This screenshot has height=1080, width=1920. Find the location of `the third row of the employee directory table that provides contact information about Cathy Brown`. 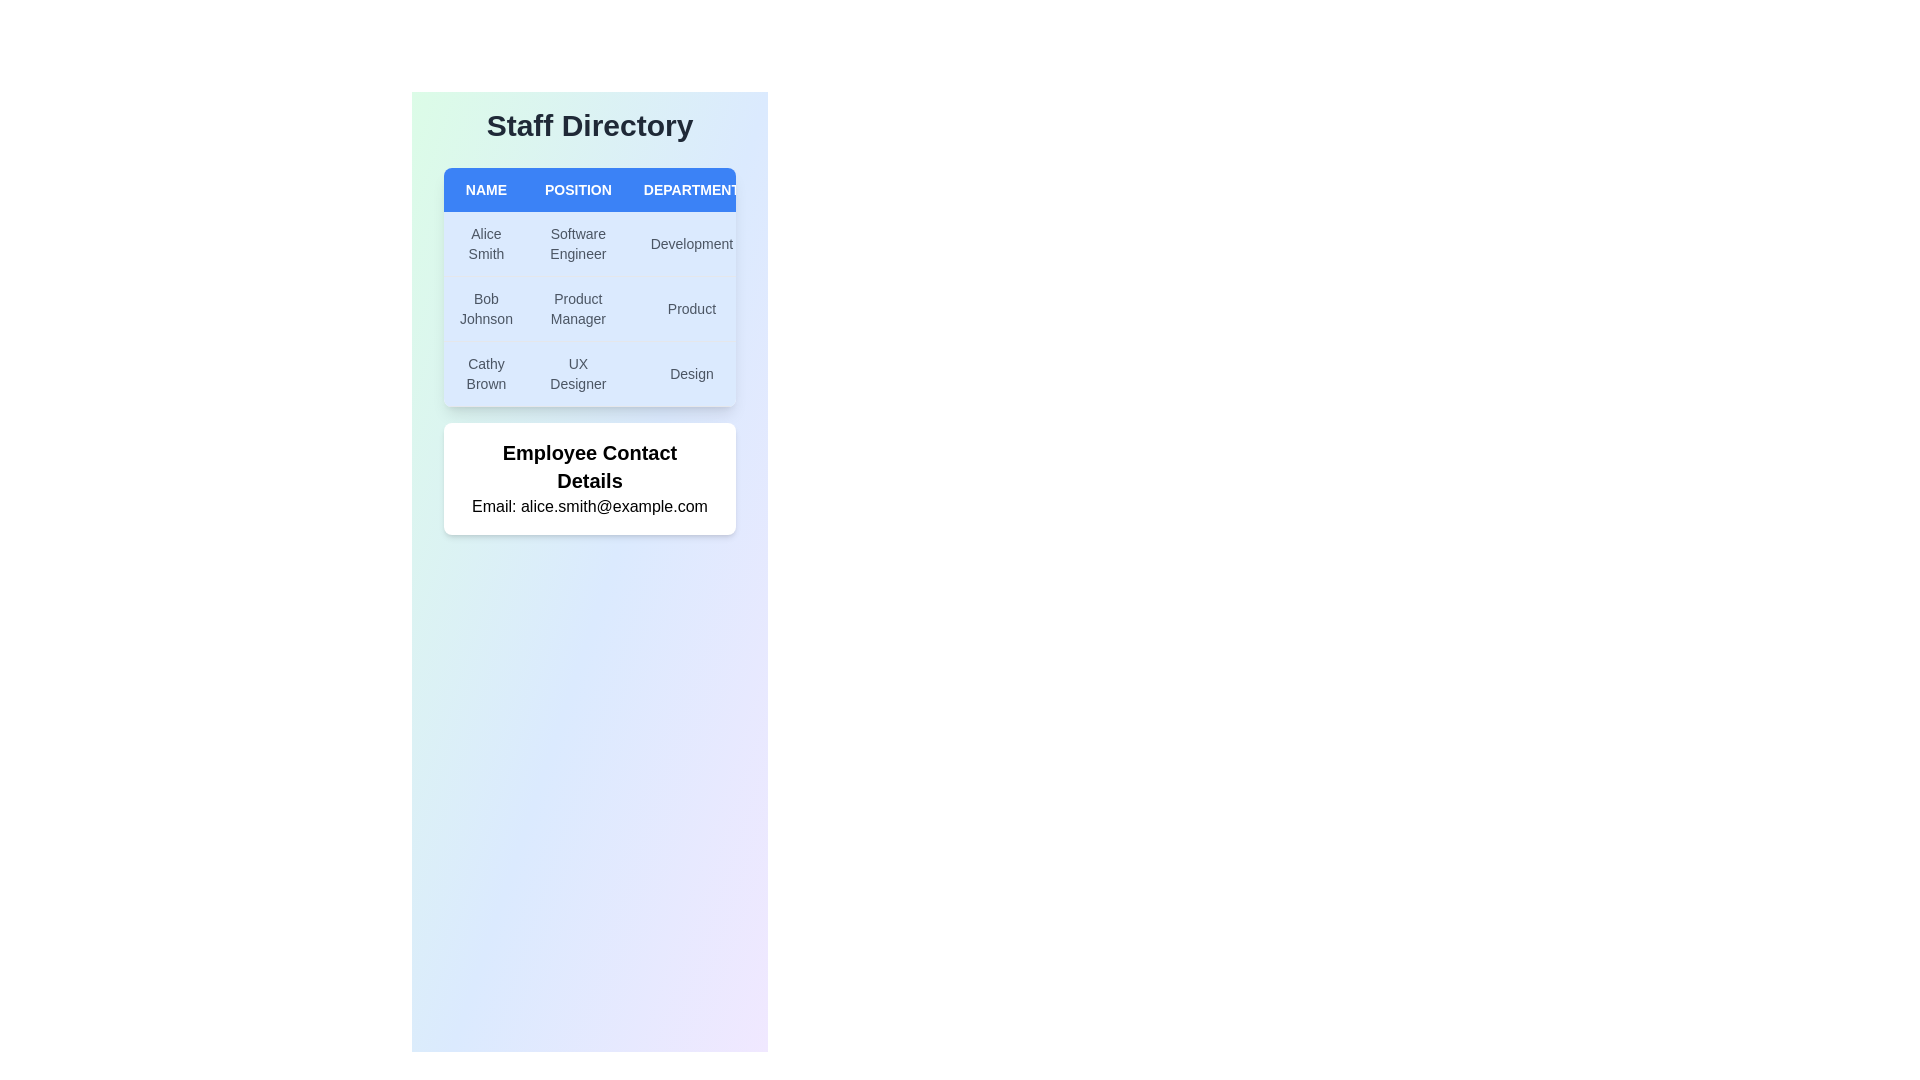

the third row of the employee directory table that provides contact information about Cathy Brown is located at coordinates (647, 374).